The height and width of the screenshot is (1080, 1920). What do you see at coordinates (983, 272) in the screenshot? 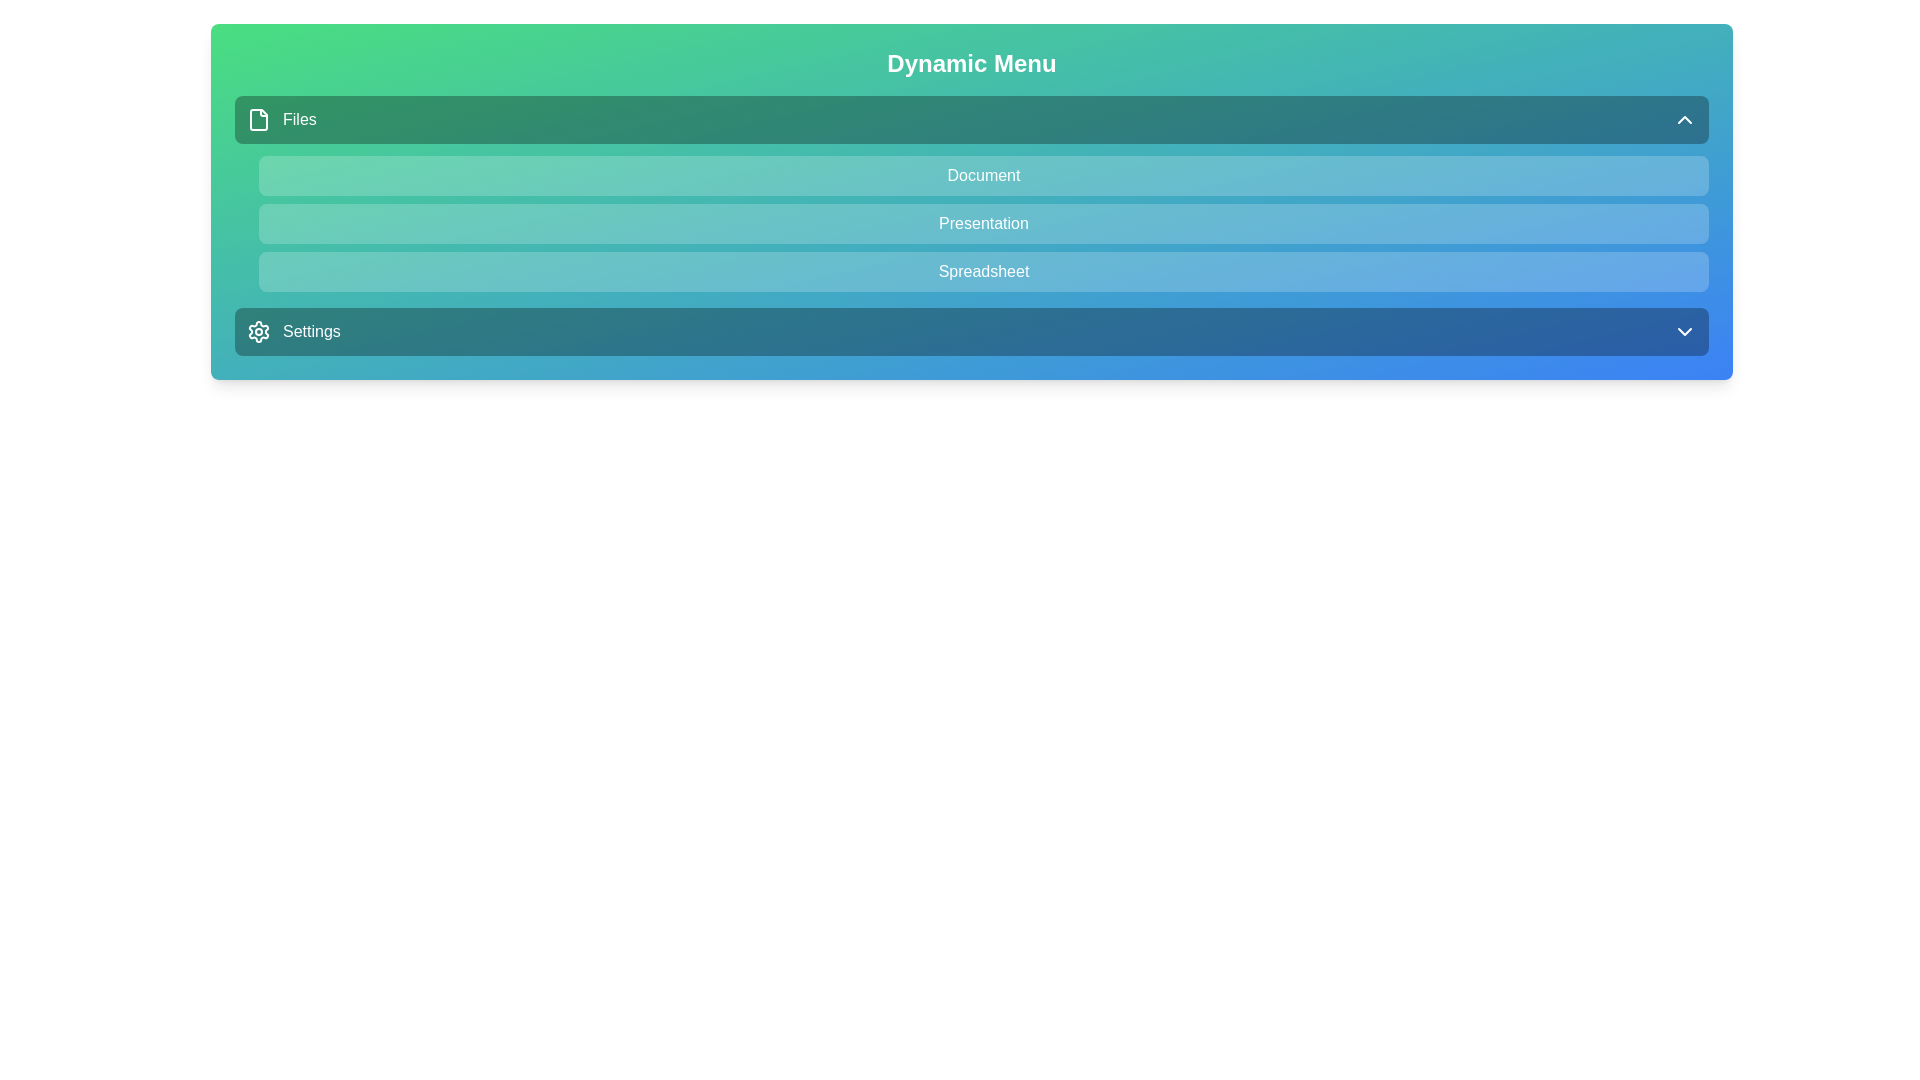
I see `the third item in a vertical list of three menu options, located beneath 'Document' and 'Presentation'` at bounding box center [983, 272].